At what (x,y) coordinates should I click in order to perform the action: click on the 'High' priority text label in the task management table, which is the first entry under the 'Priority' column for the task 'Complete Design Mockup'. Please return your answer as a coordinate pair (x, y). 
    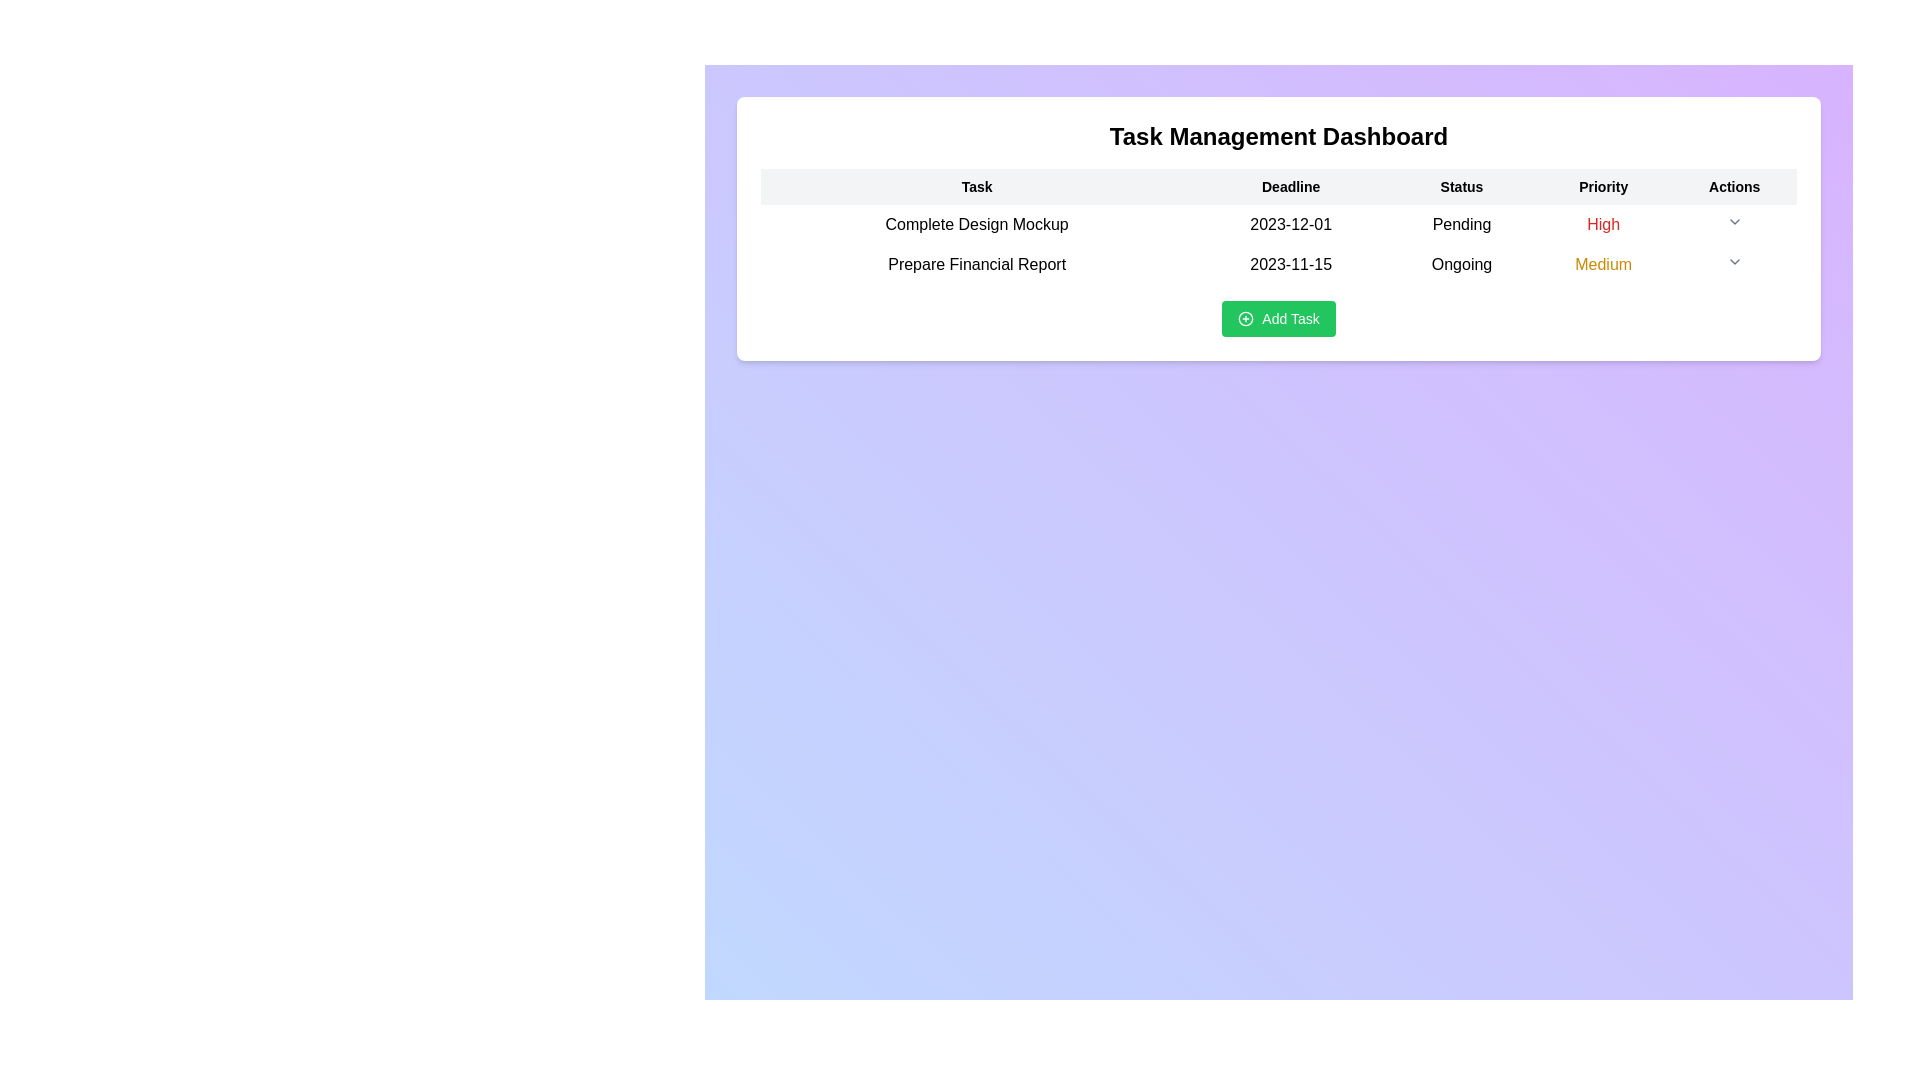
    Looking at the image, I should click on (1603, 224).